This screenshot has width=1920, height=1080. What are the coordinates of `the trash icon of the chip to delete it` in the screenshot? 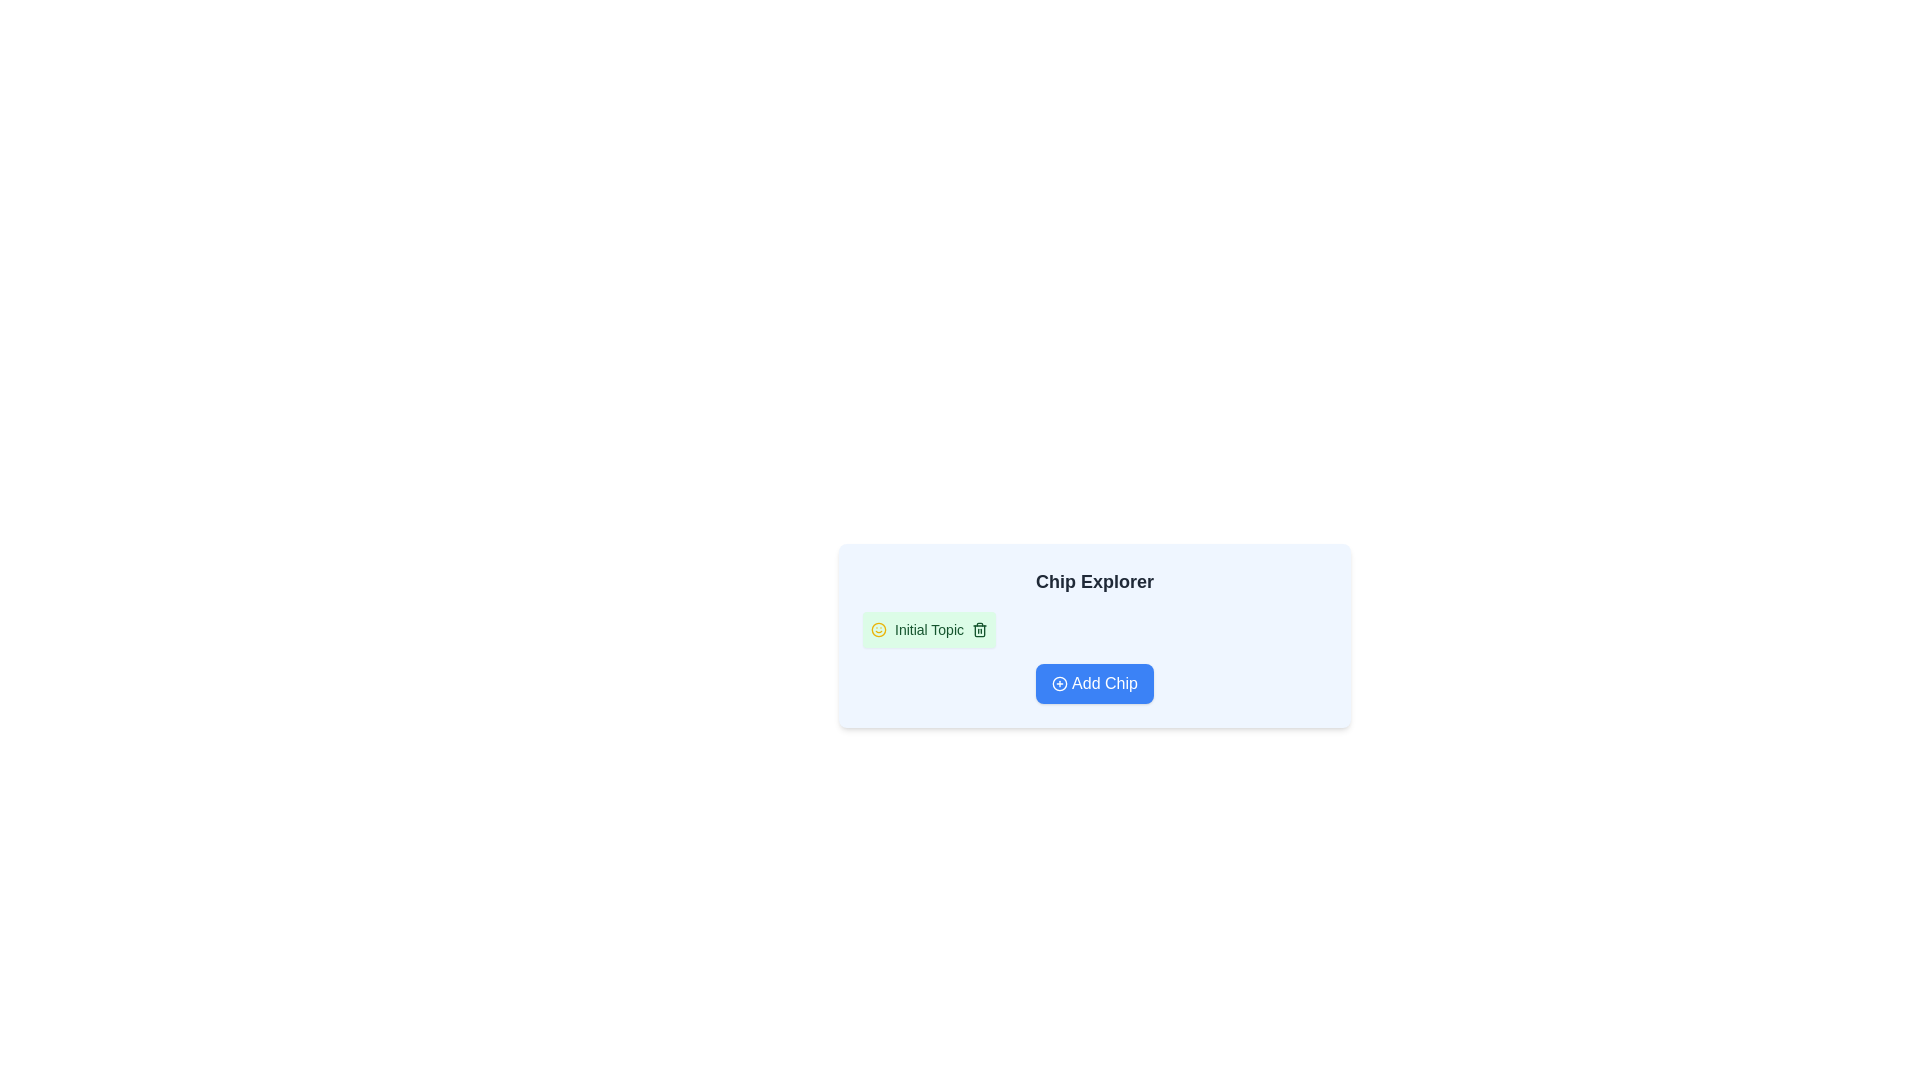 It's located at (979, 628).